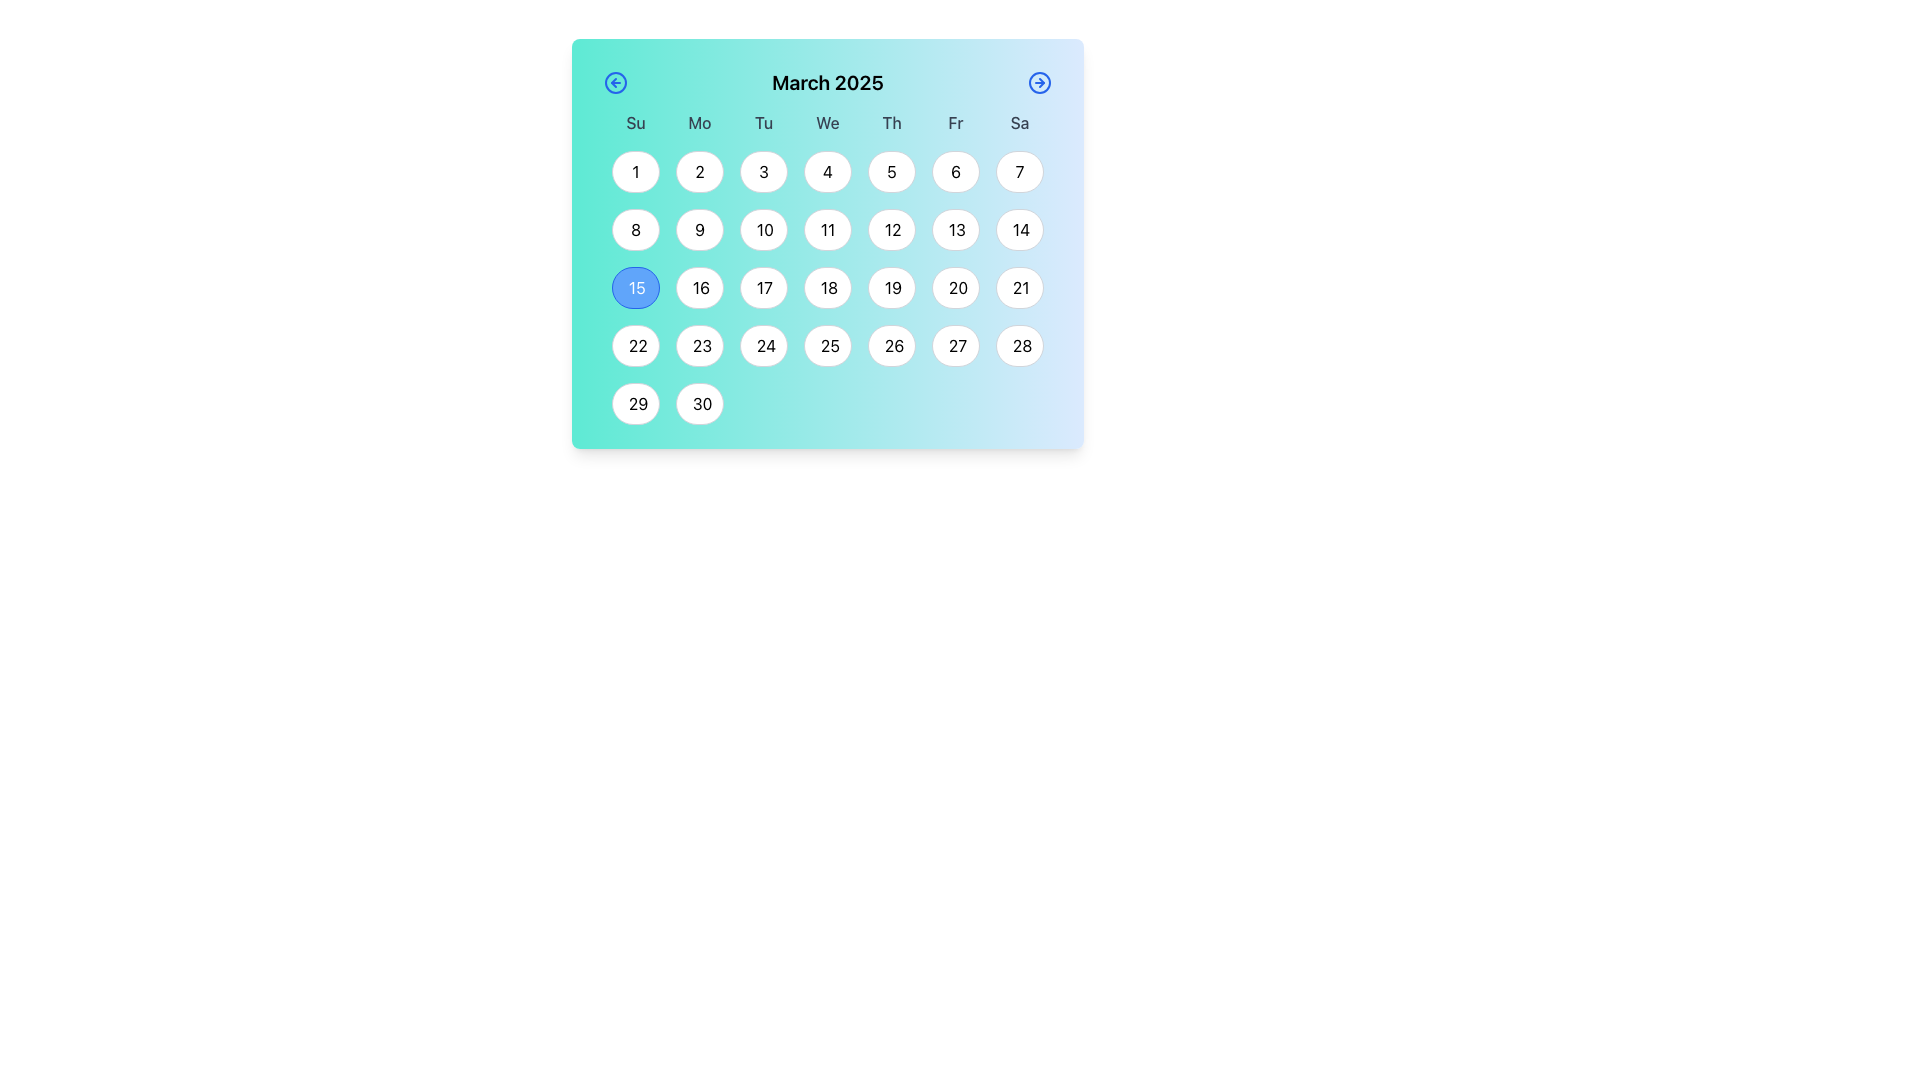 The image size is (1920, 1080). I want to click on the Text Label displaying the current month and year in the calendar interface, located at the top of the calendar, so click(828, 86).